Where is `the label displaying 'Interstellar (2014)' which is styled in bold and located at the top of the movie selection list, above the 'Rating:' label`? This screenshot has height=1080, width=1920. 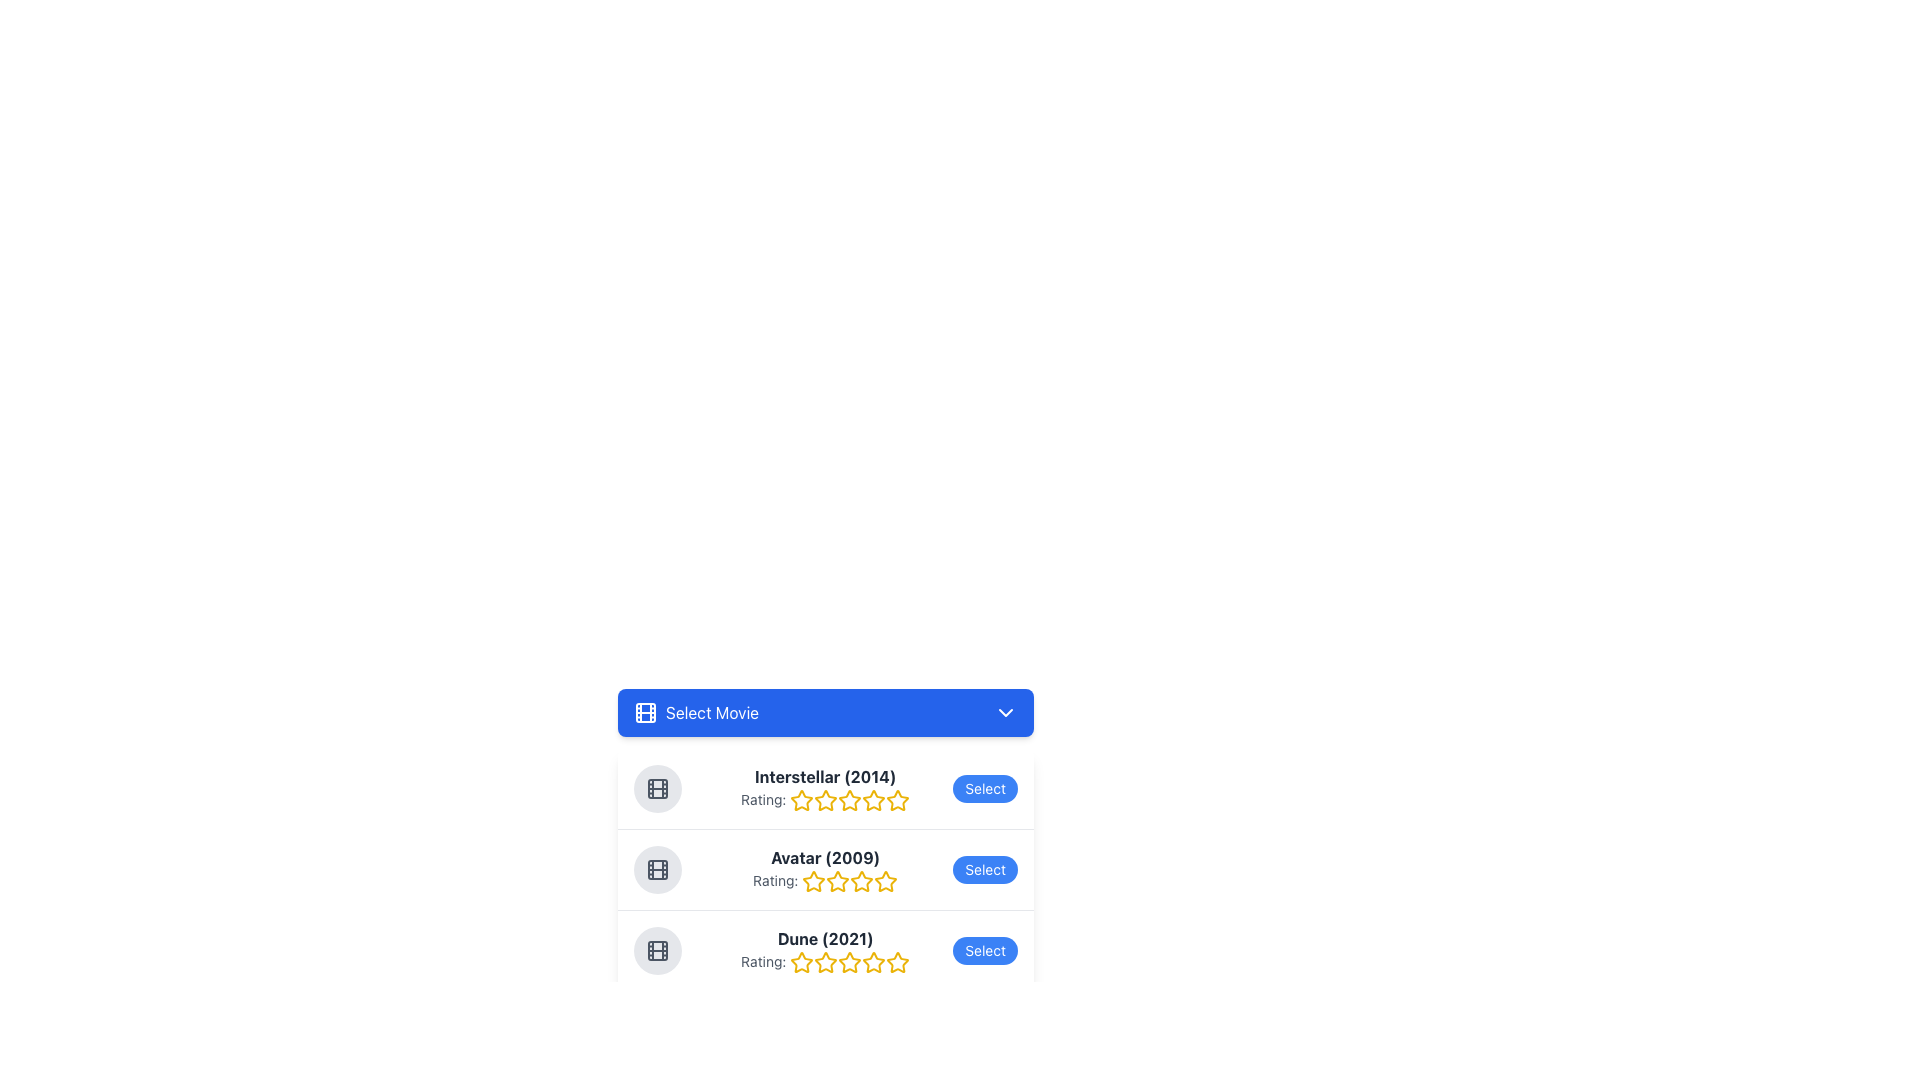
the label displaying 'Interstellar (2014)' which is styled in bold and located at the top of the movie selection list, above the 'Rating:' label is located at coordinates (825, 775).